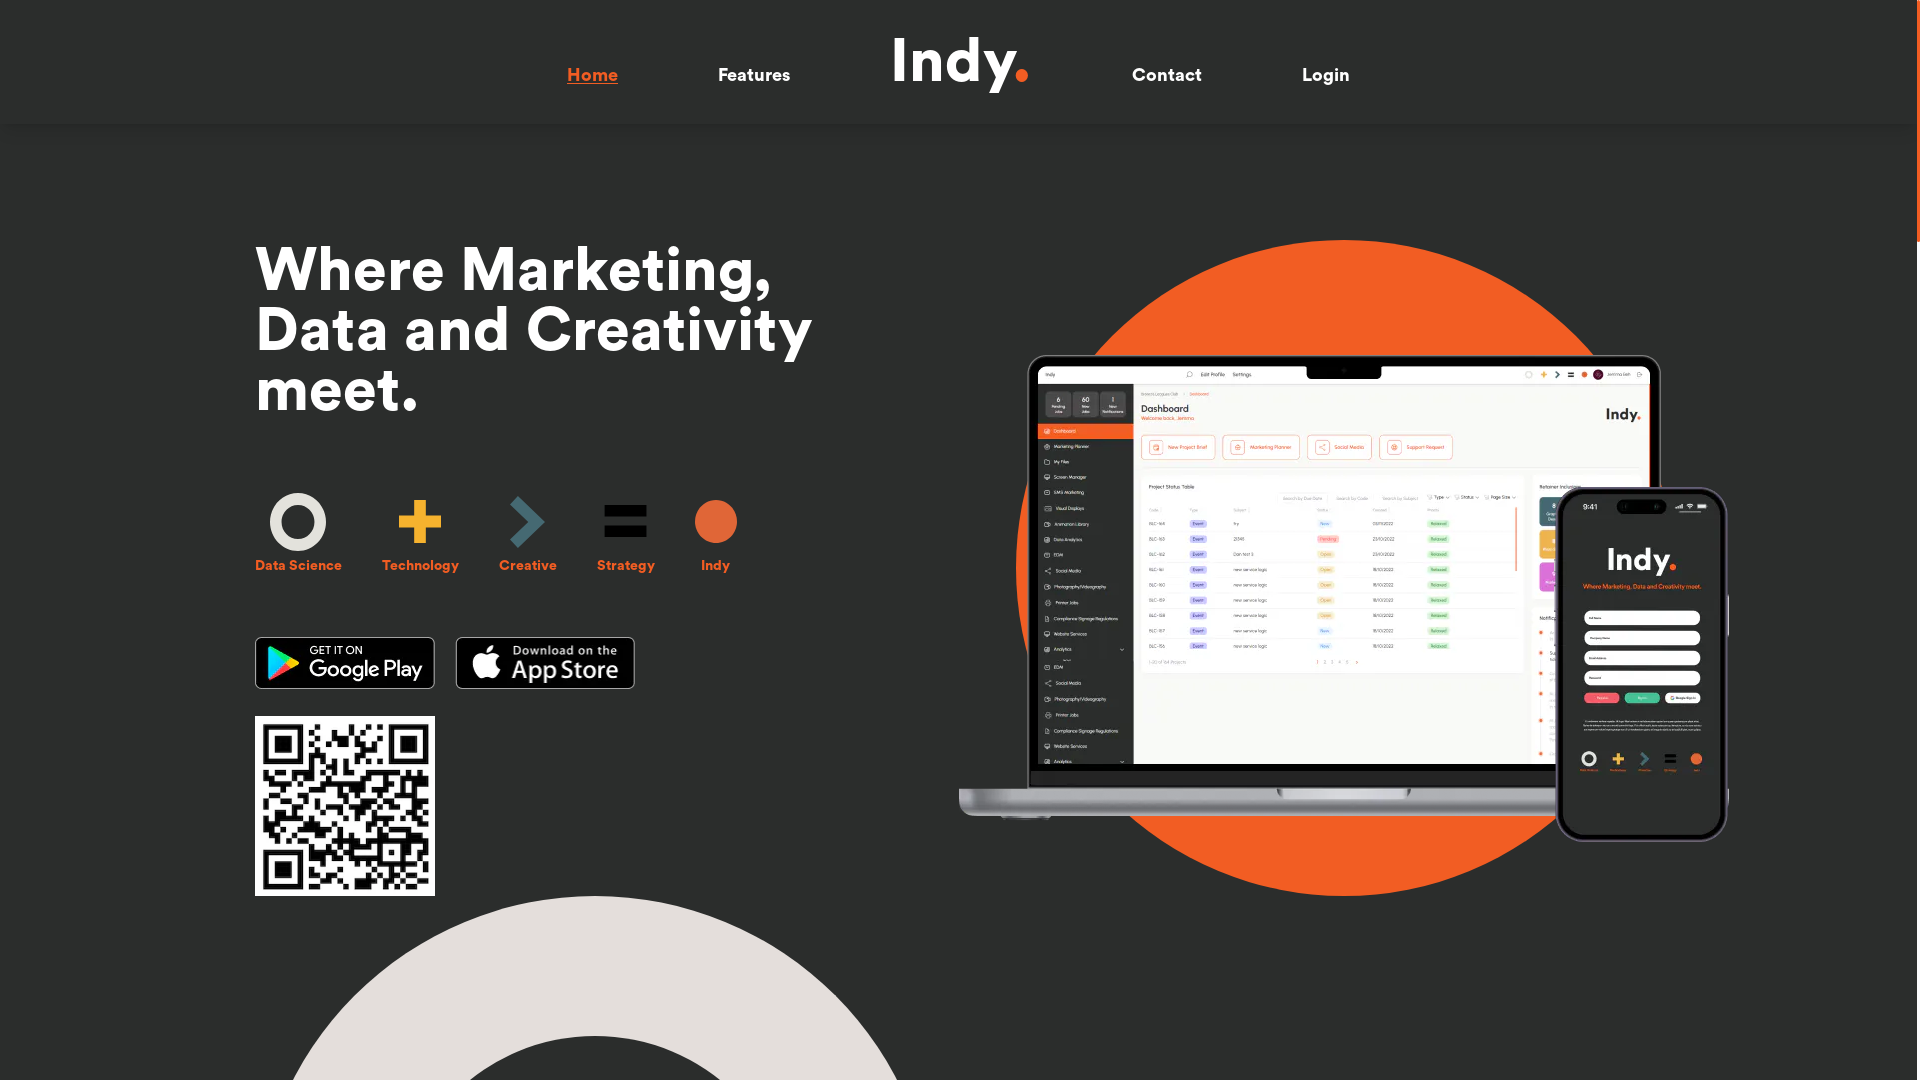 This screenshot has width=1920, height=1080. Describe the element at coordinates (1325, 73) in the screenshot. I see `'Login'` at that location.